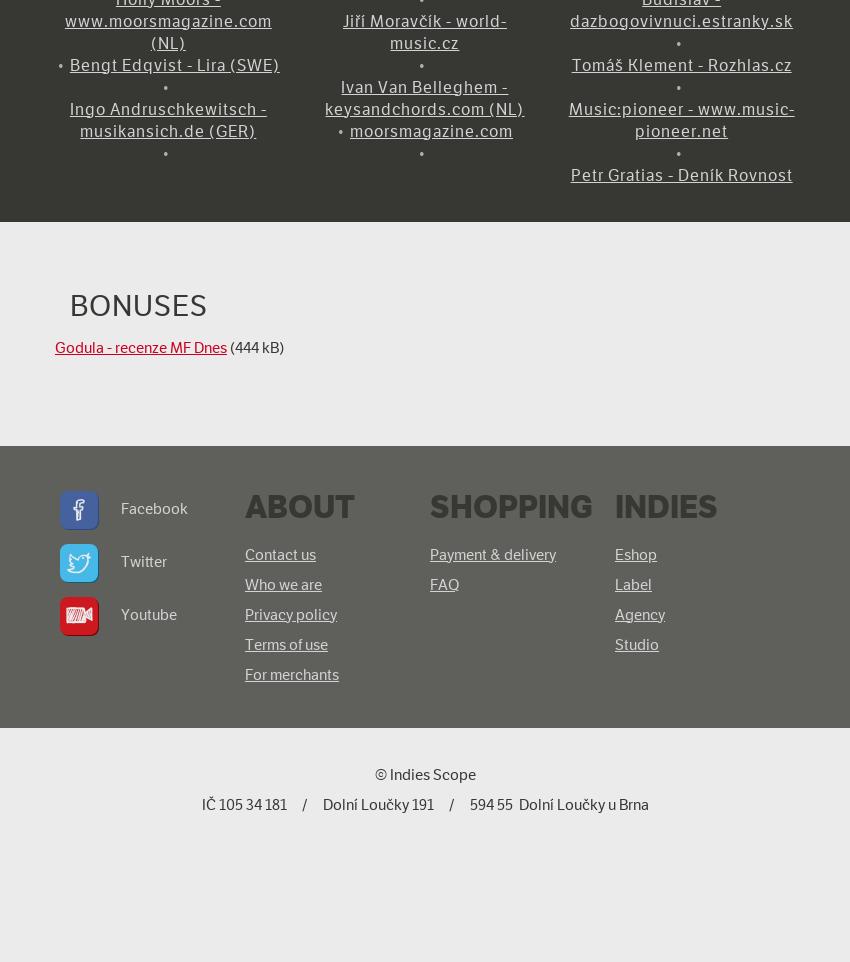  I want to click on 'moorsmagazine.com', so click(429, 129).